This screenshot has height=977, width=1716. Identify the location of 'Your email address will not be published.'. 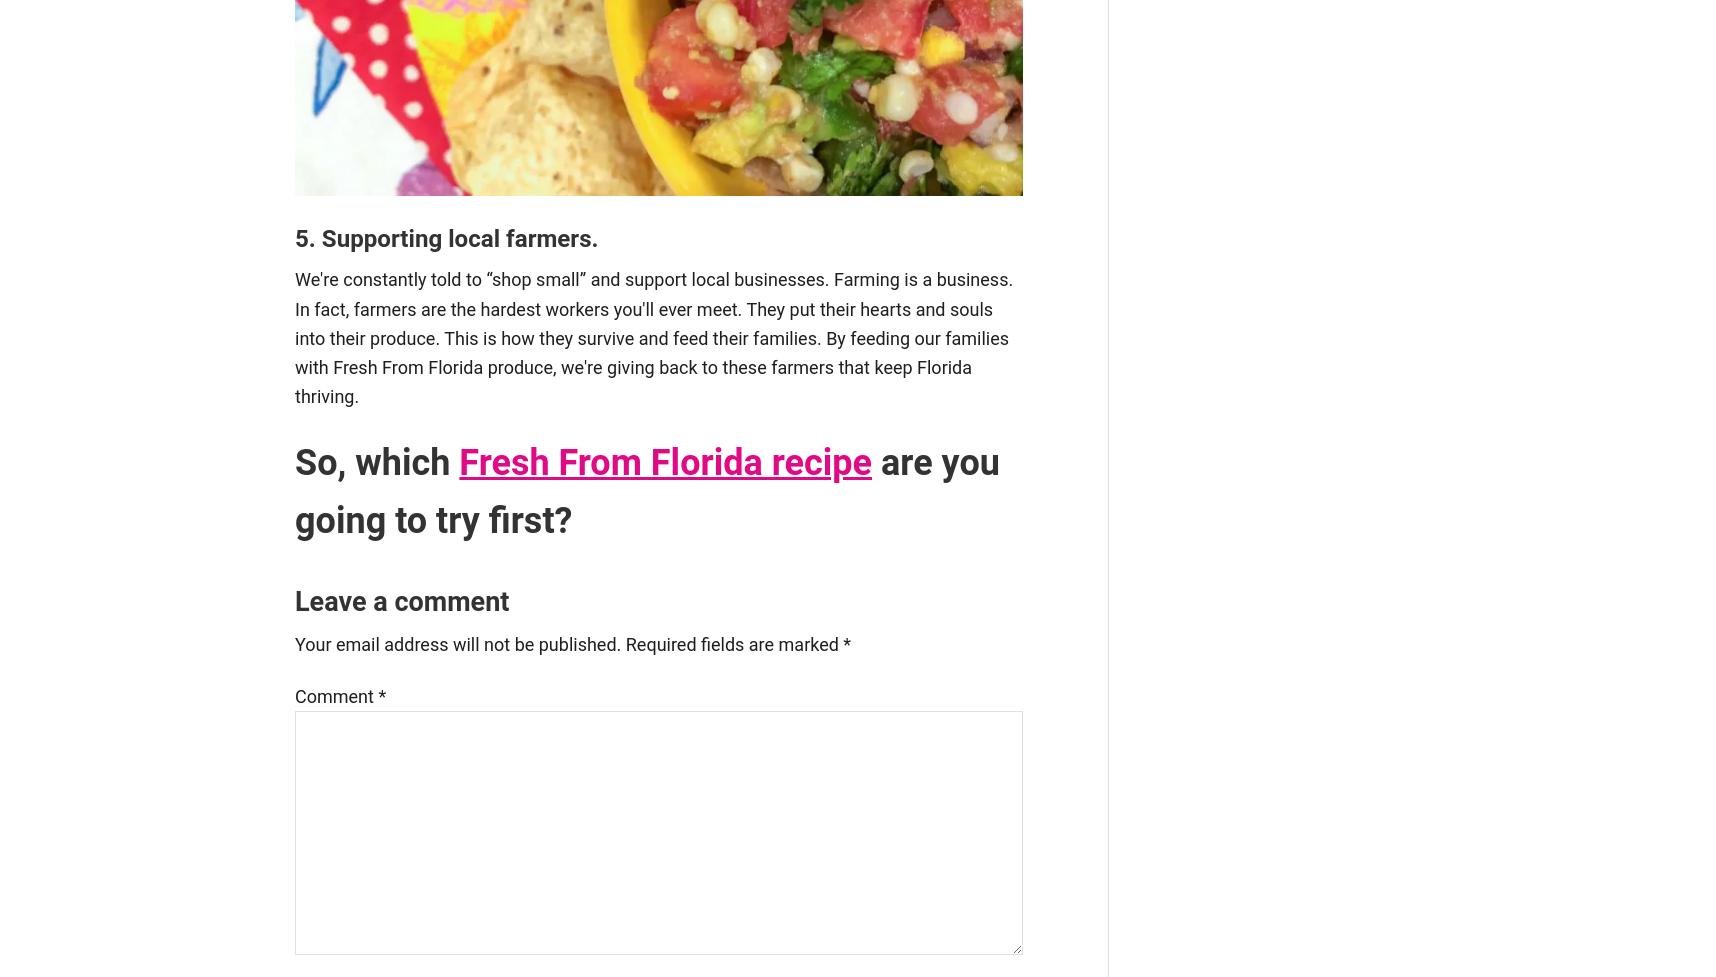
(457, 643).